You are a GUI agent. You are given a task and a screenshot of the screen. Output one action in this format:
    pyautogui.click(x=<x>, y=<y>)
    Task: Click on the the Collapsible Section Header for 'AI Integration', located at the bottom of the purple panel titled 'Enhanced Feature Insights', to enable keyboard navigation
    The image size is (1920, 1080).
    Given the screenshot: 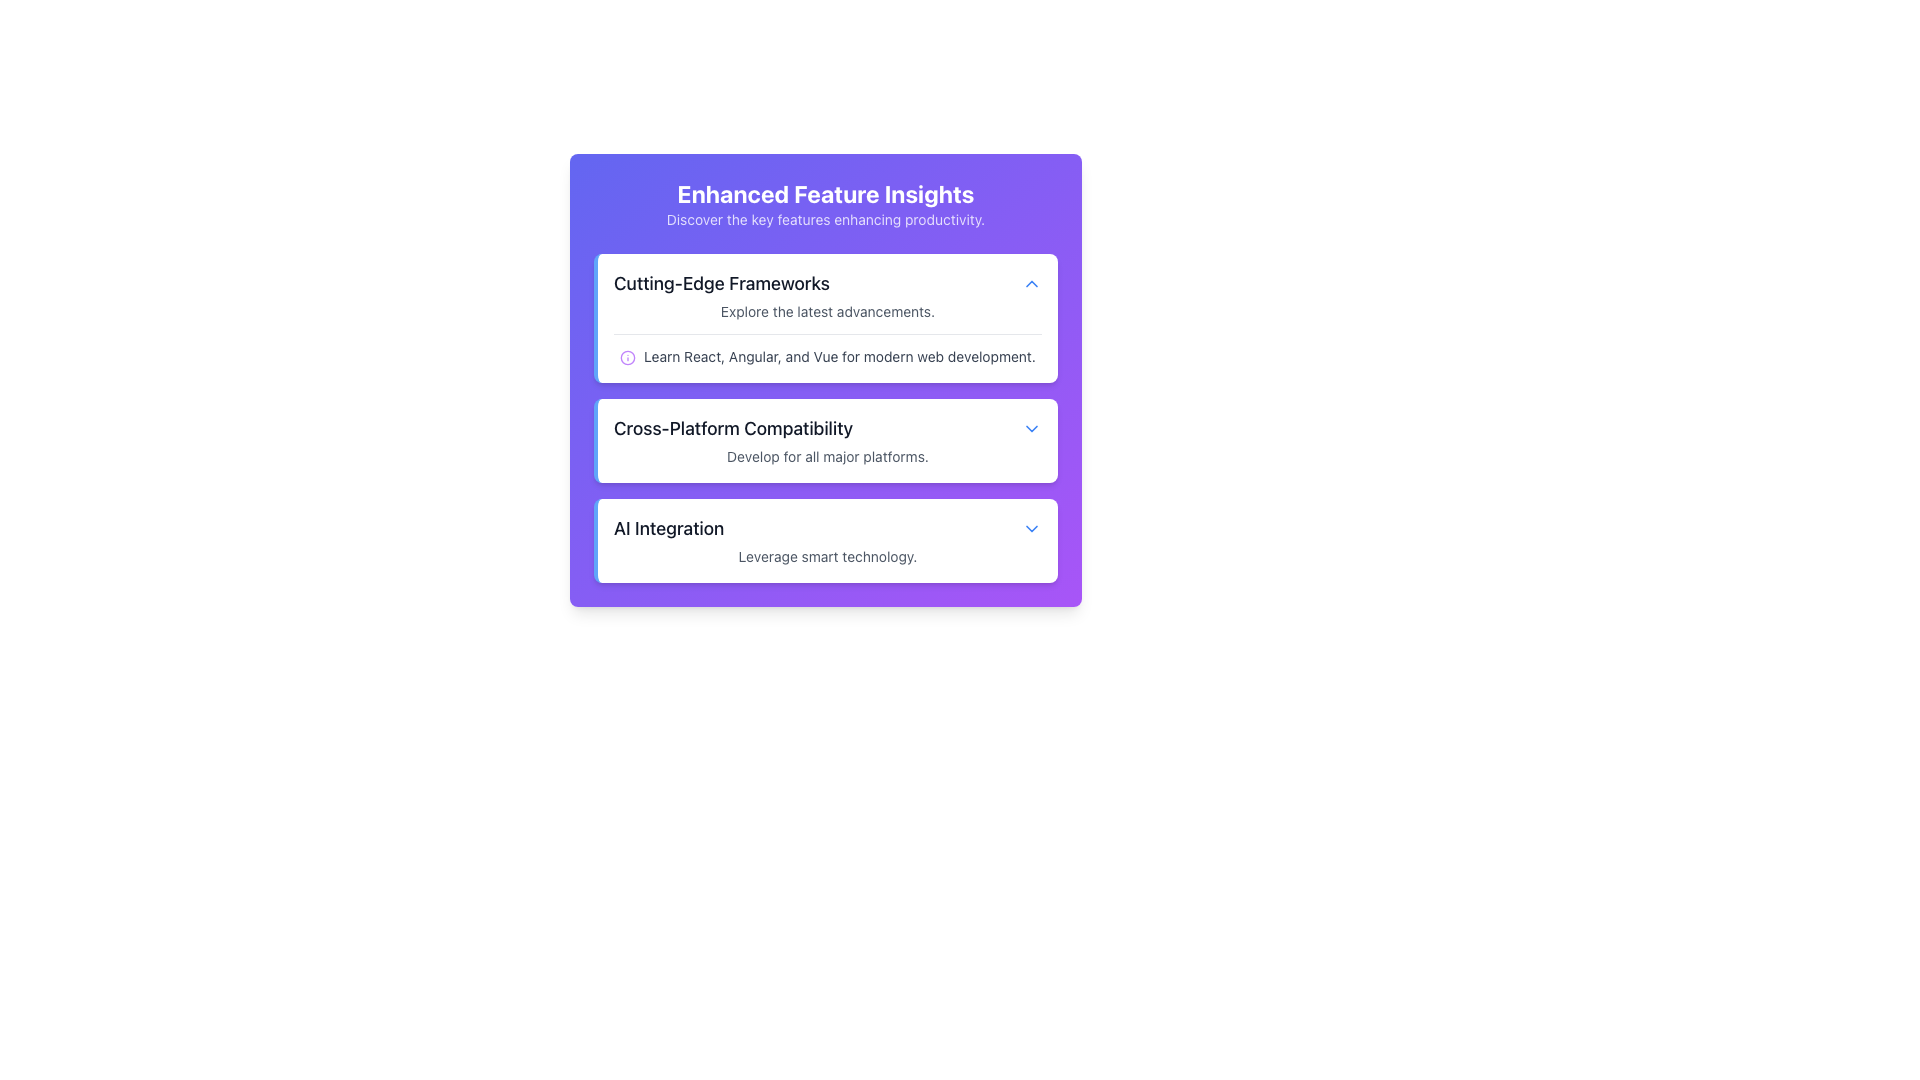 What is the action you would take?
    pyautogui.click(x=828, y=527)
    